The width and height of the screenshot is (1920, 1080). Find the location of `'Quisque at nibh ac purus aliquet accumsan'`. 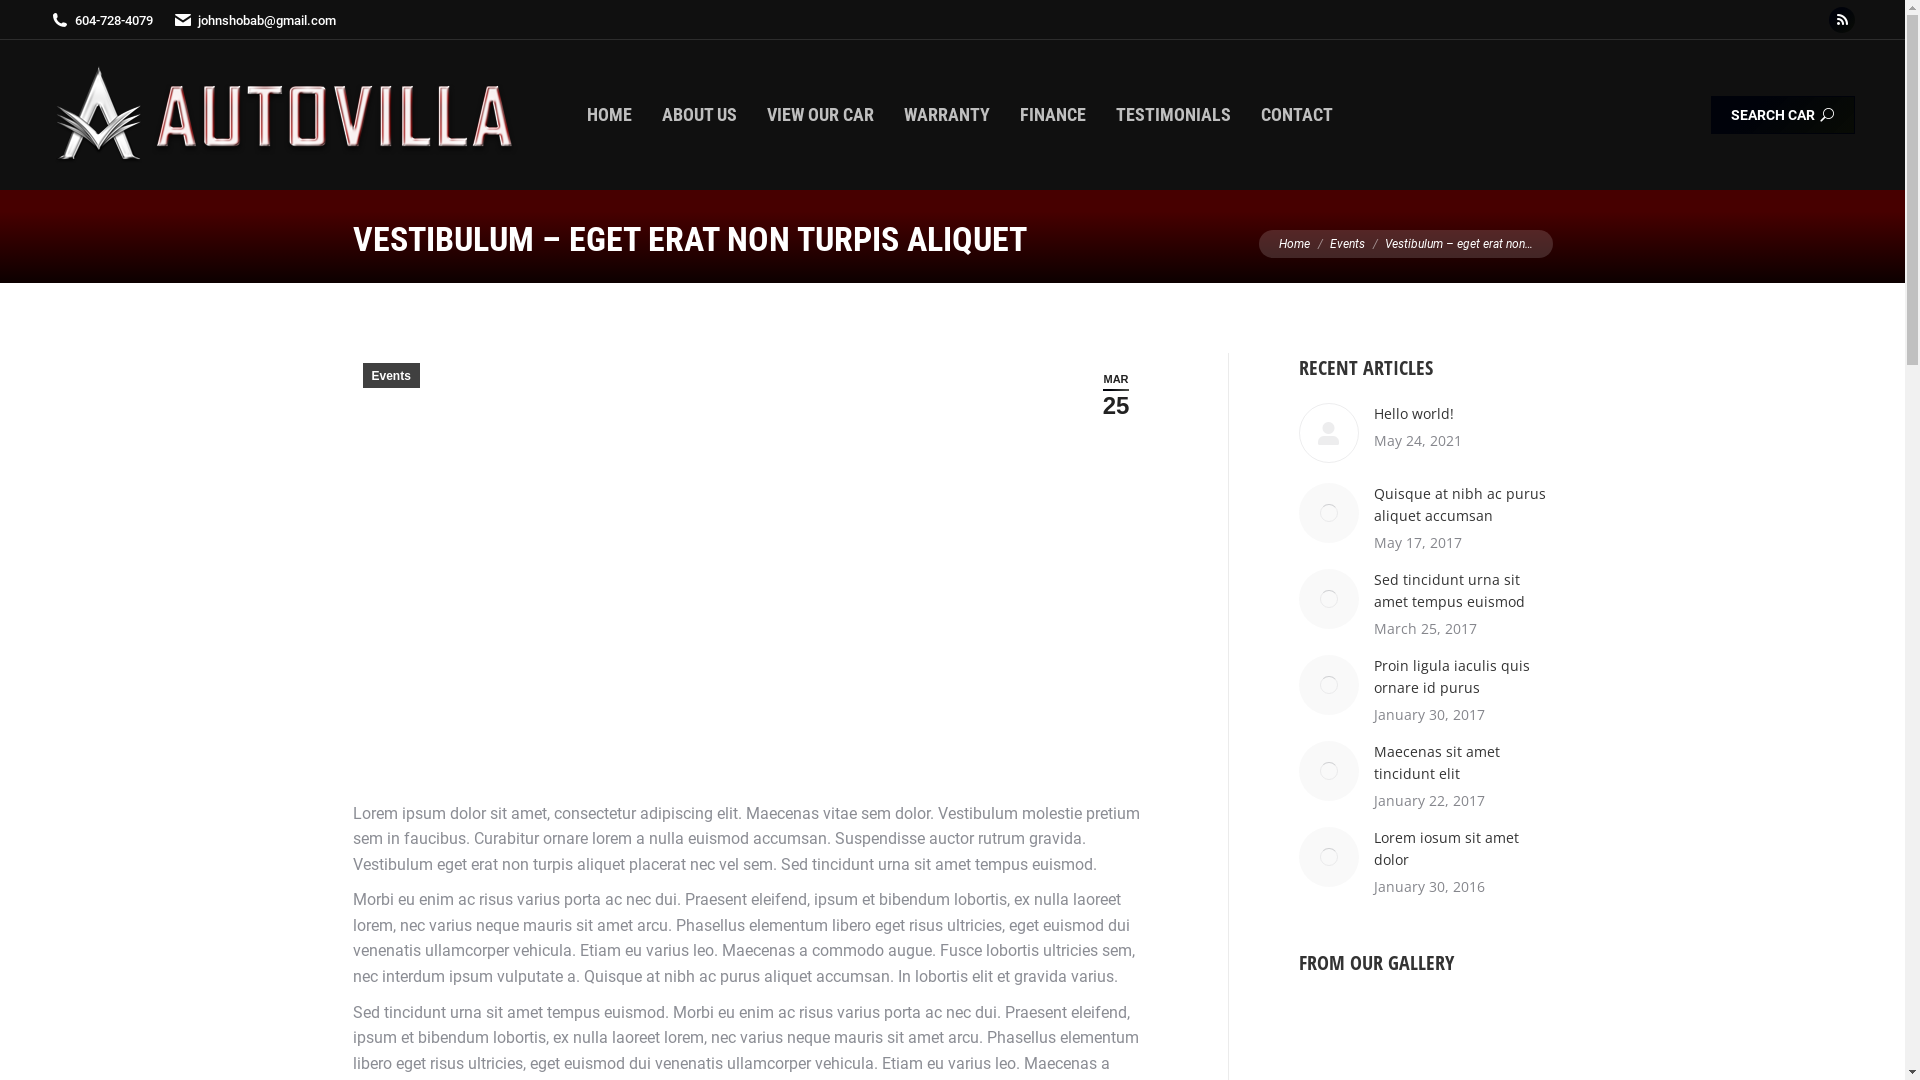

'Quisque at nibh ac purus aliquet accumsan' is located at coordinates (1463, 504).